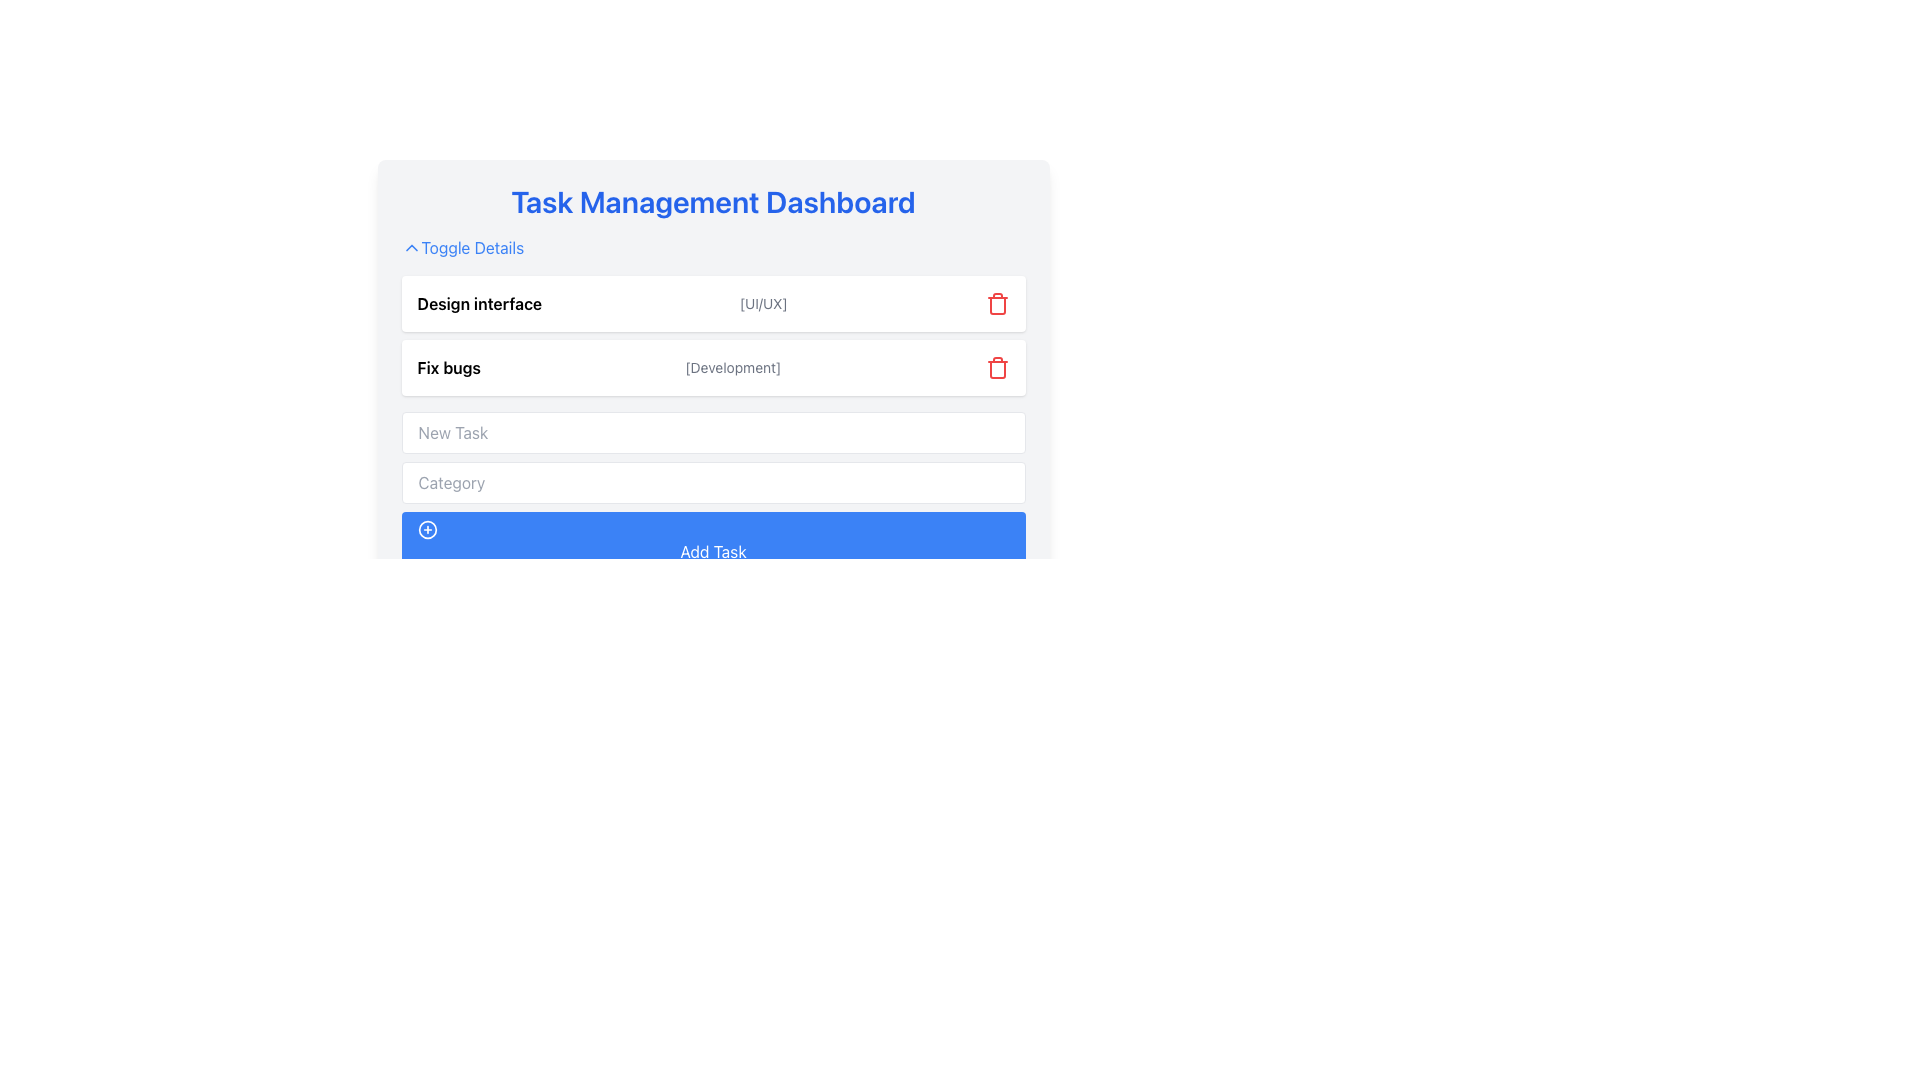 The image size is (1920, 1080). Describe the element at coordinates (713, 542) in the screenshot. I see `the 'Add Task' button, which has a blue background and white text` at that location.